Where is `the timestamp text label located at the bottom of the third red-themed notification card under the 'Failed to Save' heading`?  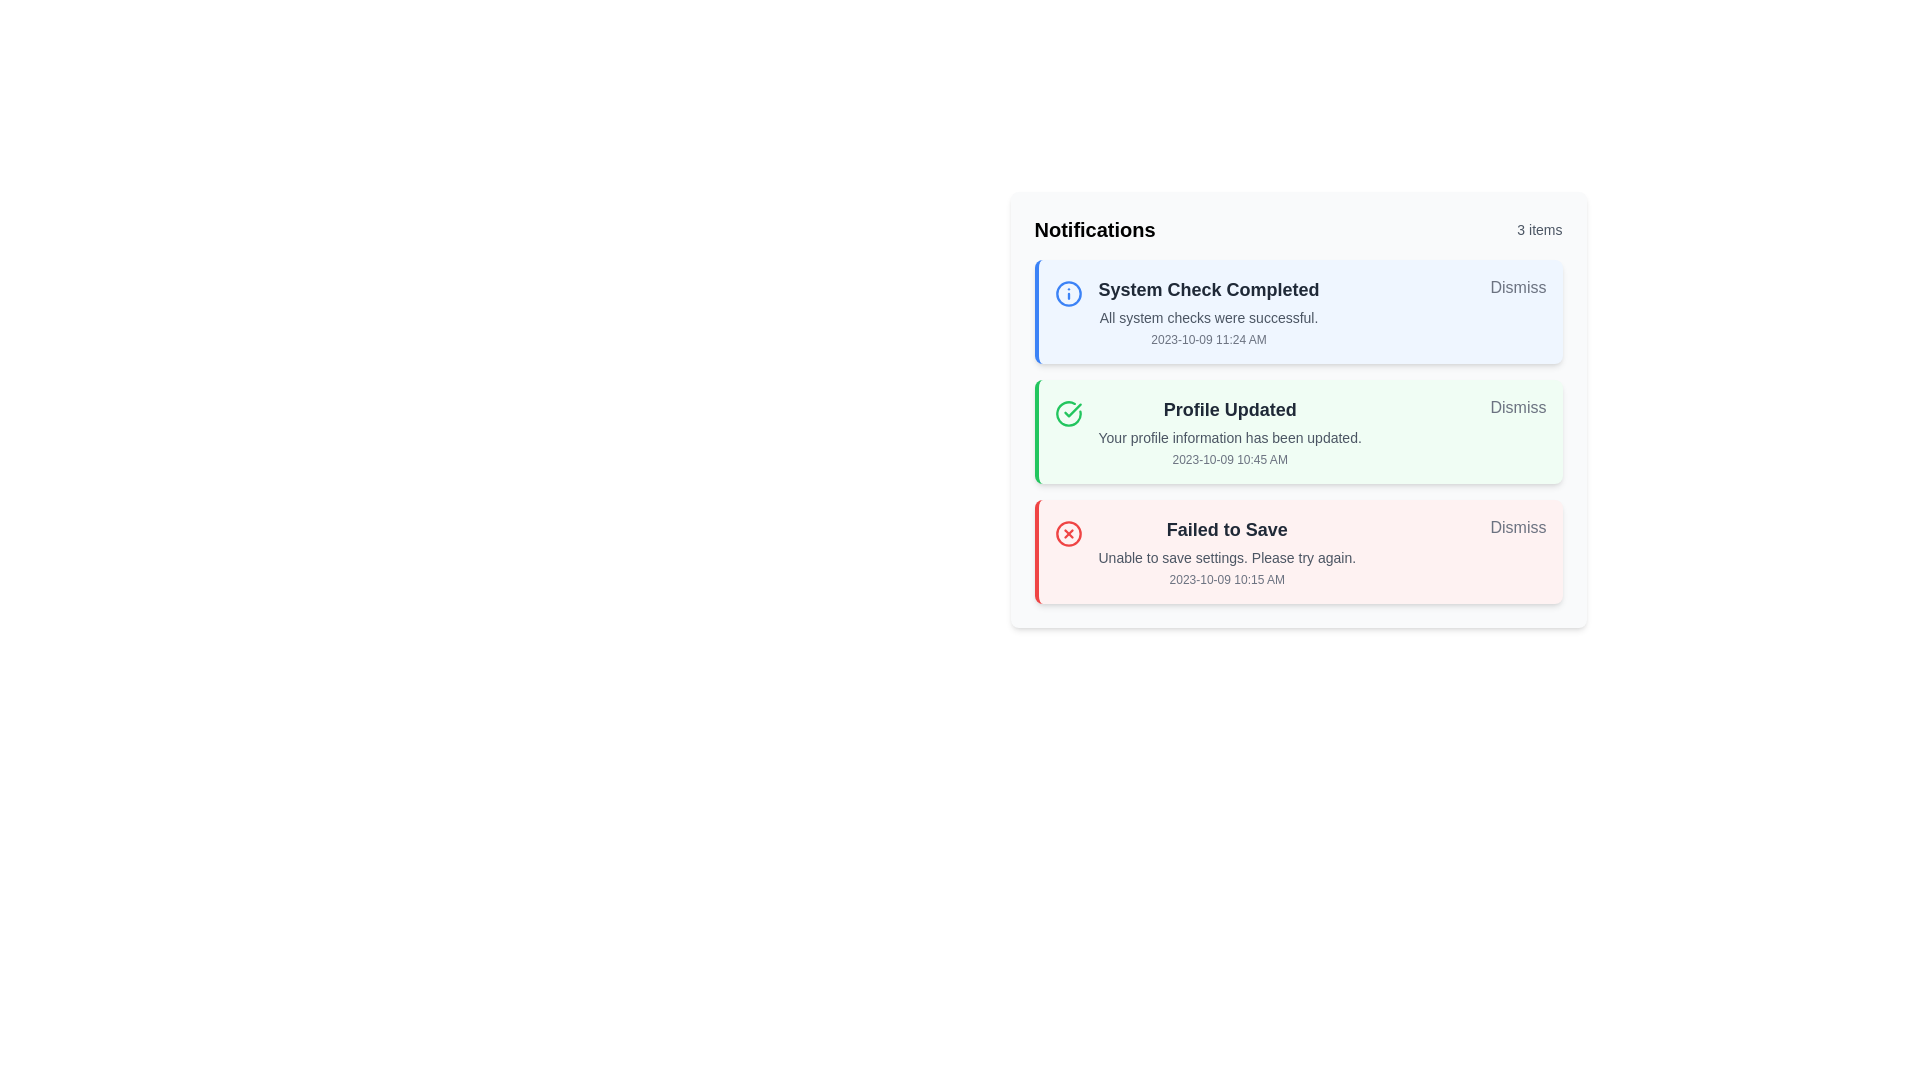
the timestamp text label located at the bottom of the third red-themed notification card under the 'Failed to Save' heading is located at coordinates (1226, 579).